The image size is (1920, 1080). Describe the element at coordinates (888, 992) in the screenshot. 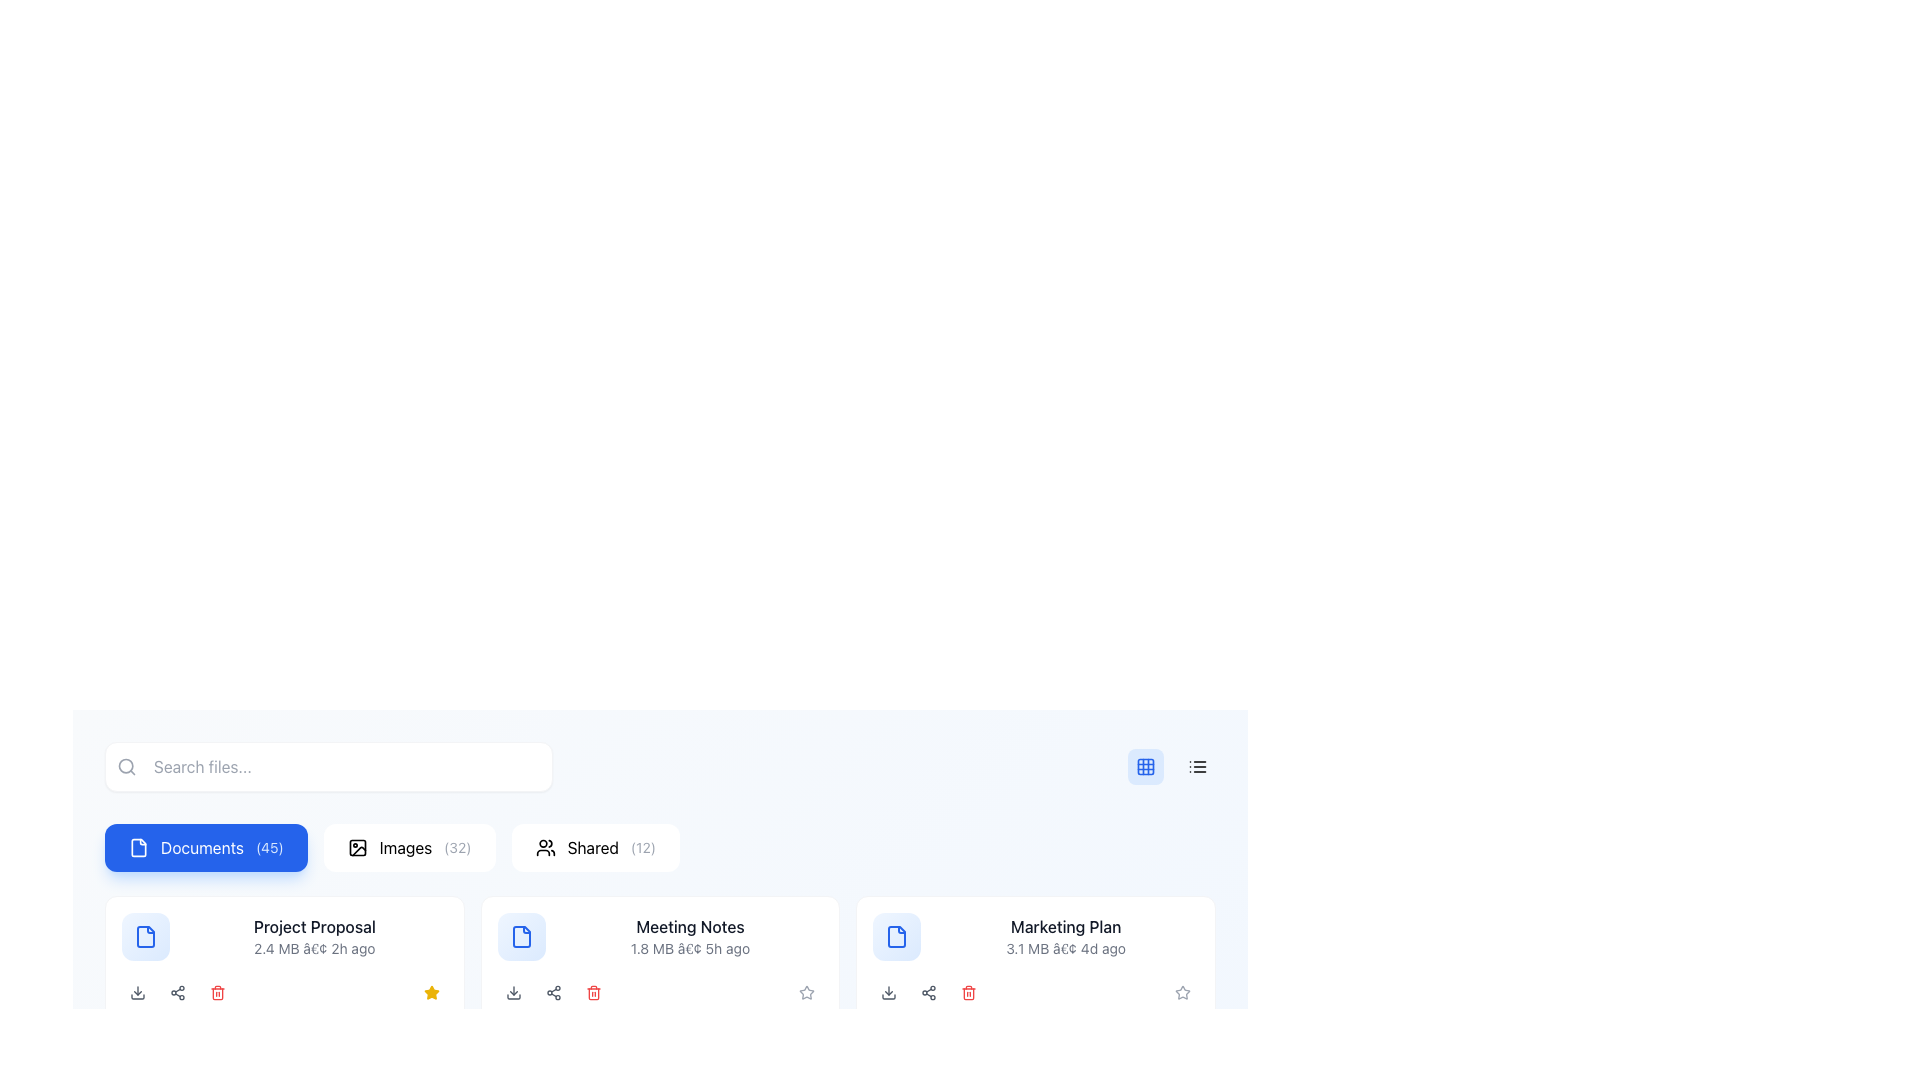

I see `the download icon button located in the bottom action section of the 'Marketing Plan' document card to initiate the download` at that location.